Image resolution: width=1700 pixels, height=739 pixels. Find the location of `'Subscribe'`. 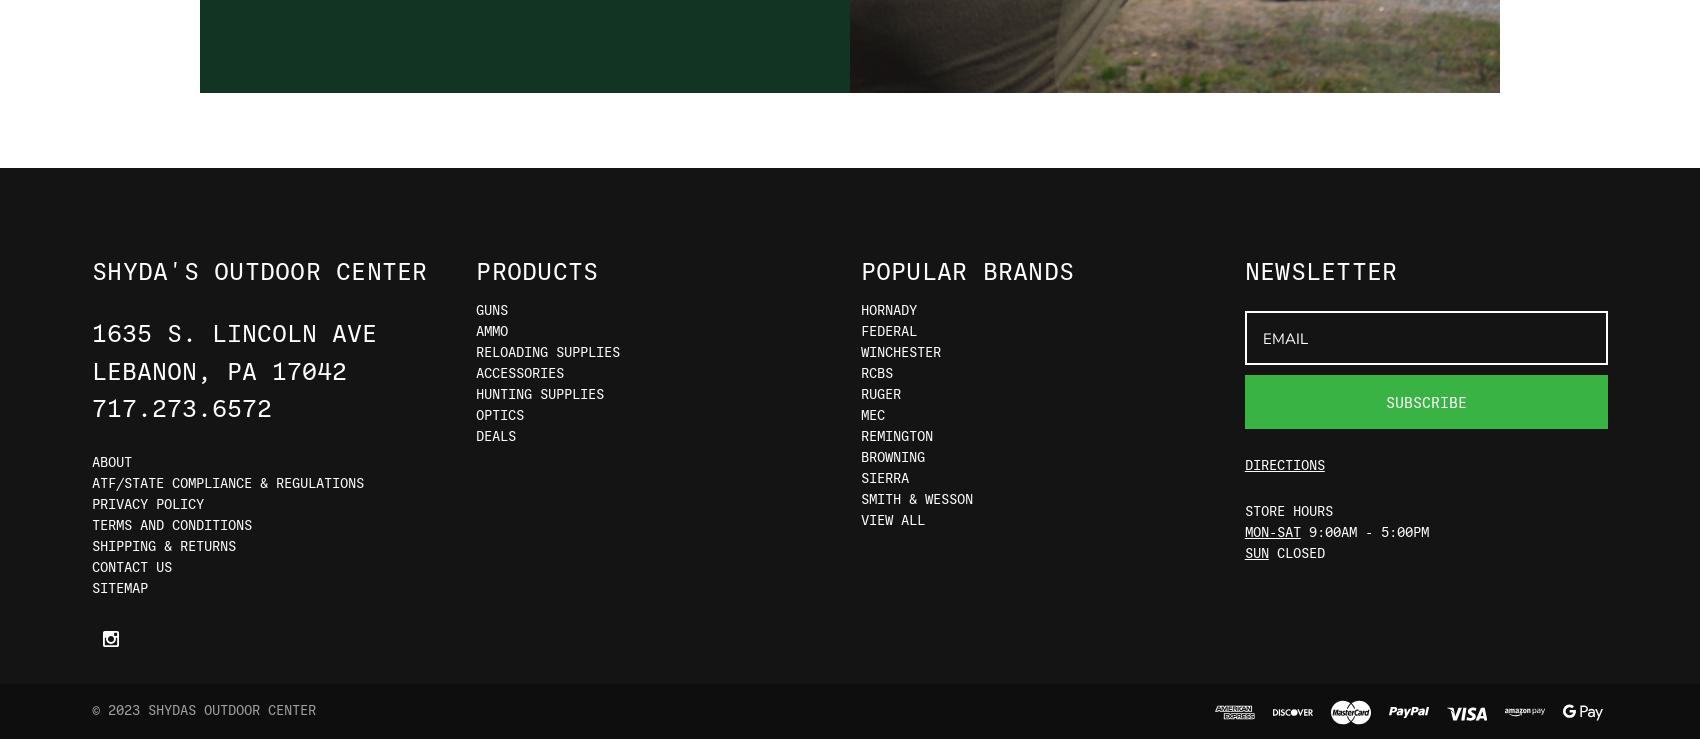

'Subscribe' is located at coordinates (1424, 401).